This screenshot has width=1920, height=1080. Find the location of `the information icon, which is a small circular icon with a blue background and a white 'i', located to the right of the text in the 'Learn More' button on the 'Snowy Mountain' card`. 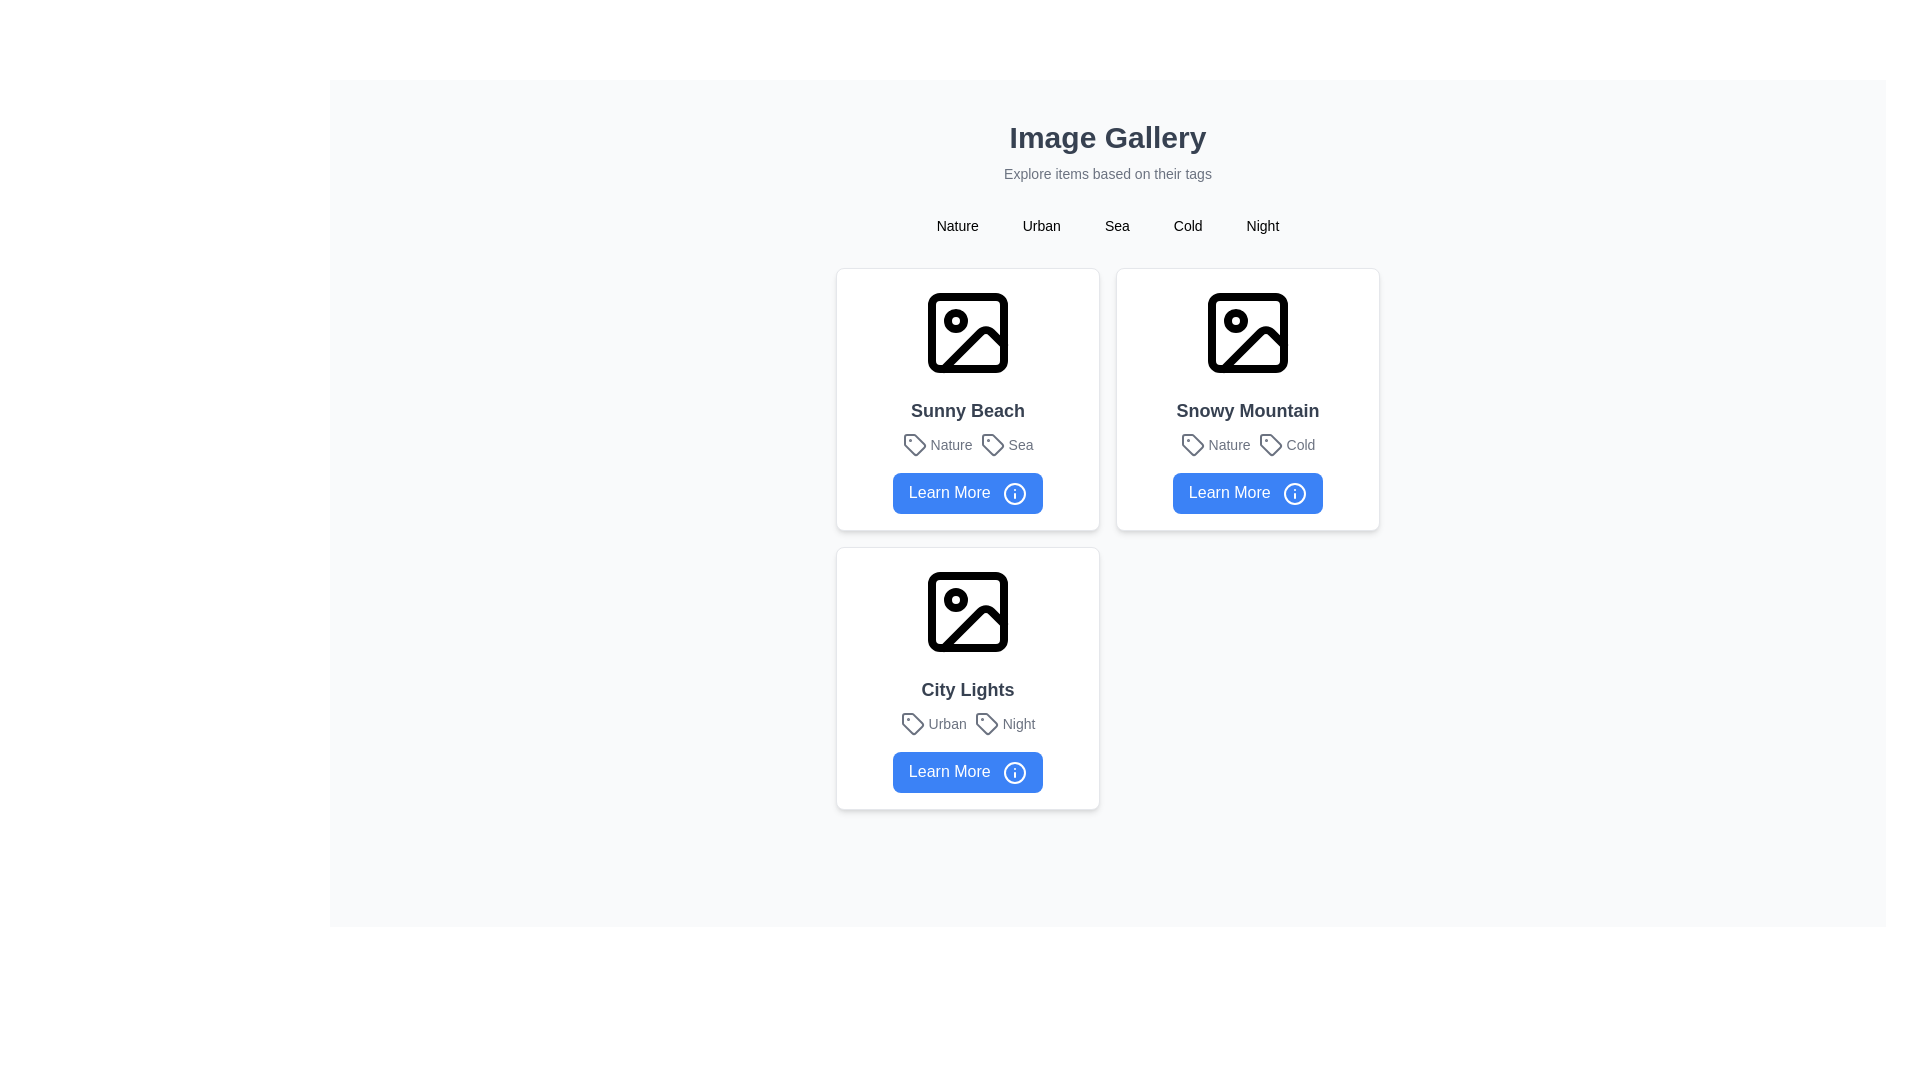

the information icon, which is a small circular icon with a blue background and a white 'i', located to the right of the text in the 'Learn More' button on the 'Snowy Mountain' card is located at coordinates (1295, 493).